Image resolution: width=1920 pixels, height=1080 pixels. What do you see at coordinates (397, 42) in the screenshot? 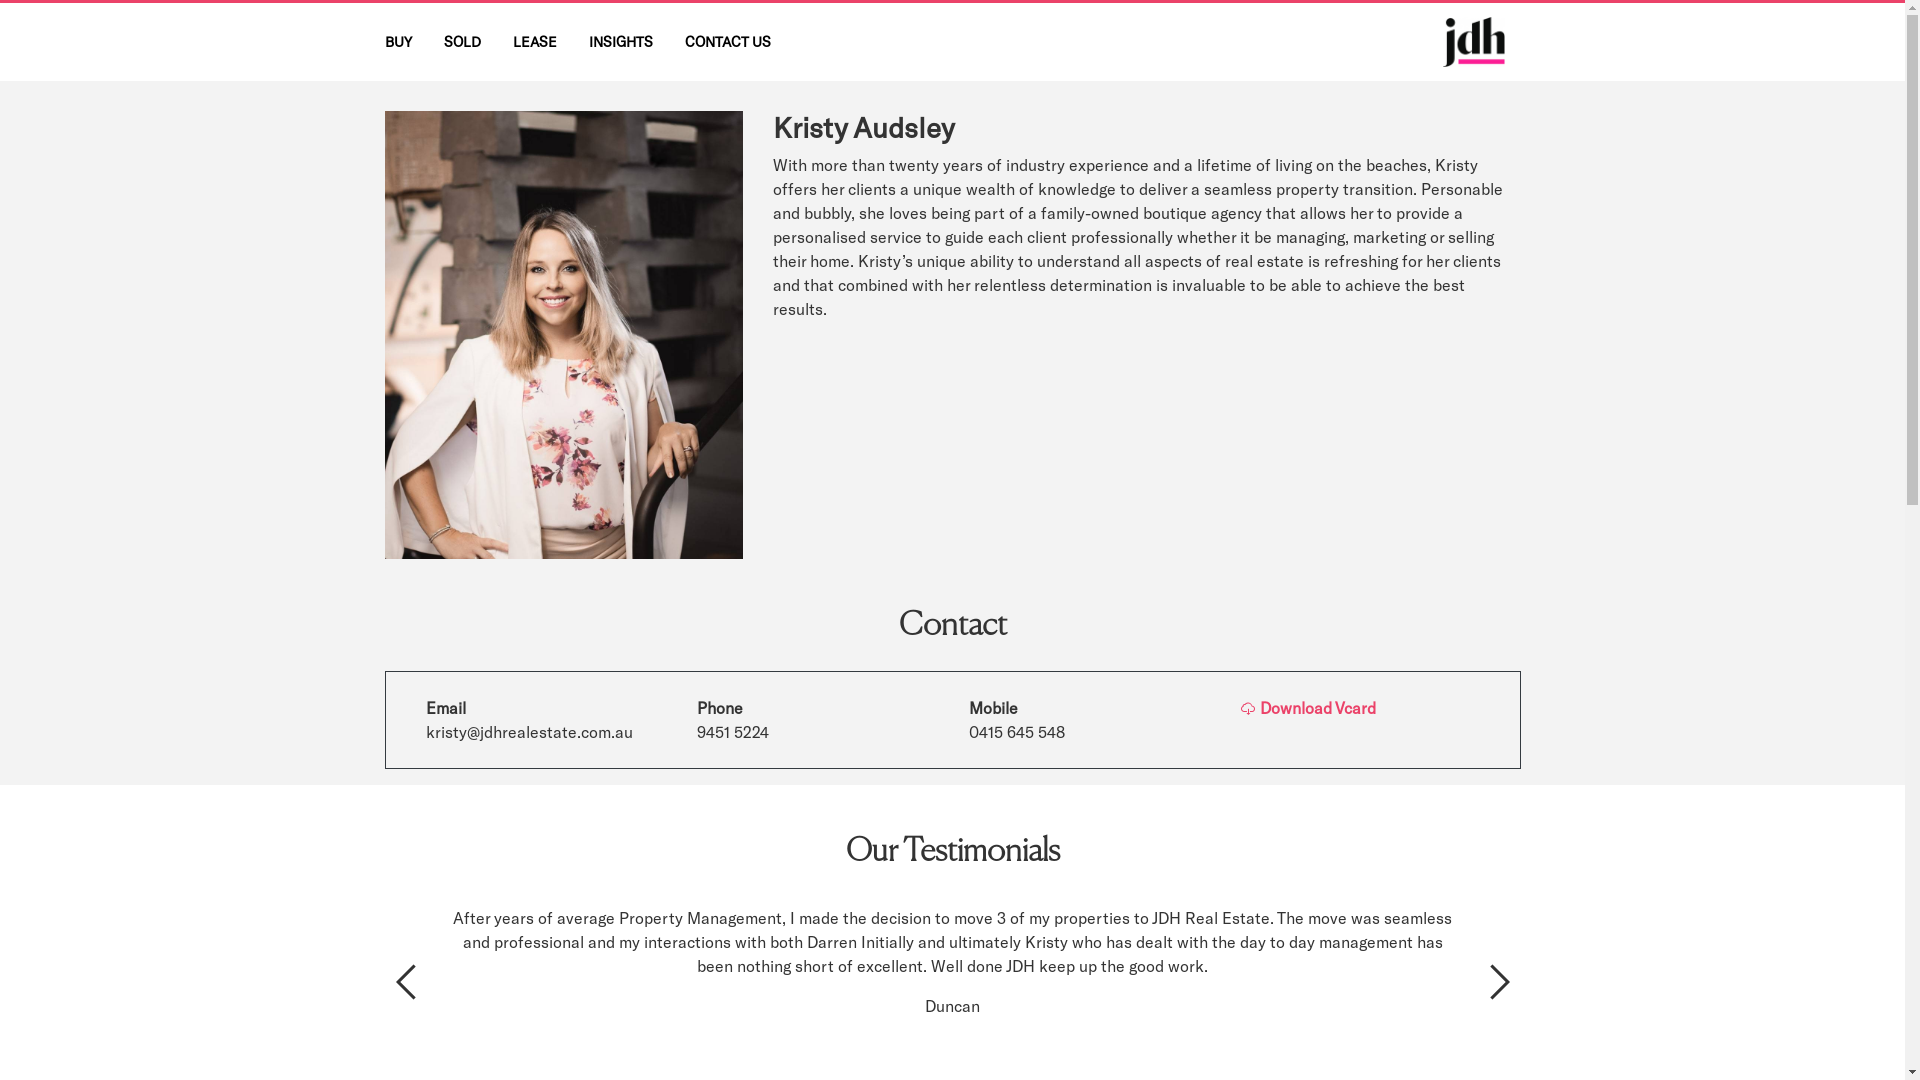
I see `'BUY'` at bounding box center [397, 42].